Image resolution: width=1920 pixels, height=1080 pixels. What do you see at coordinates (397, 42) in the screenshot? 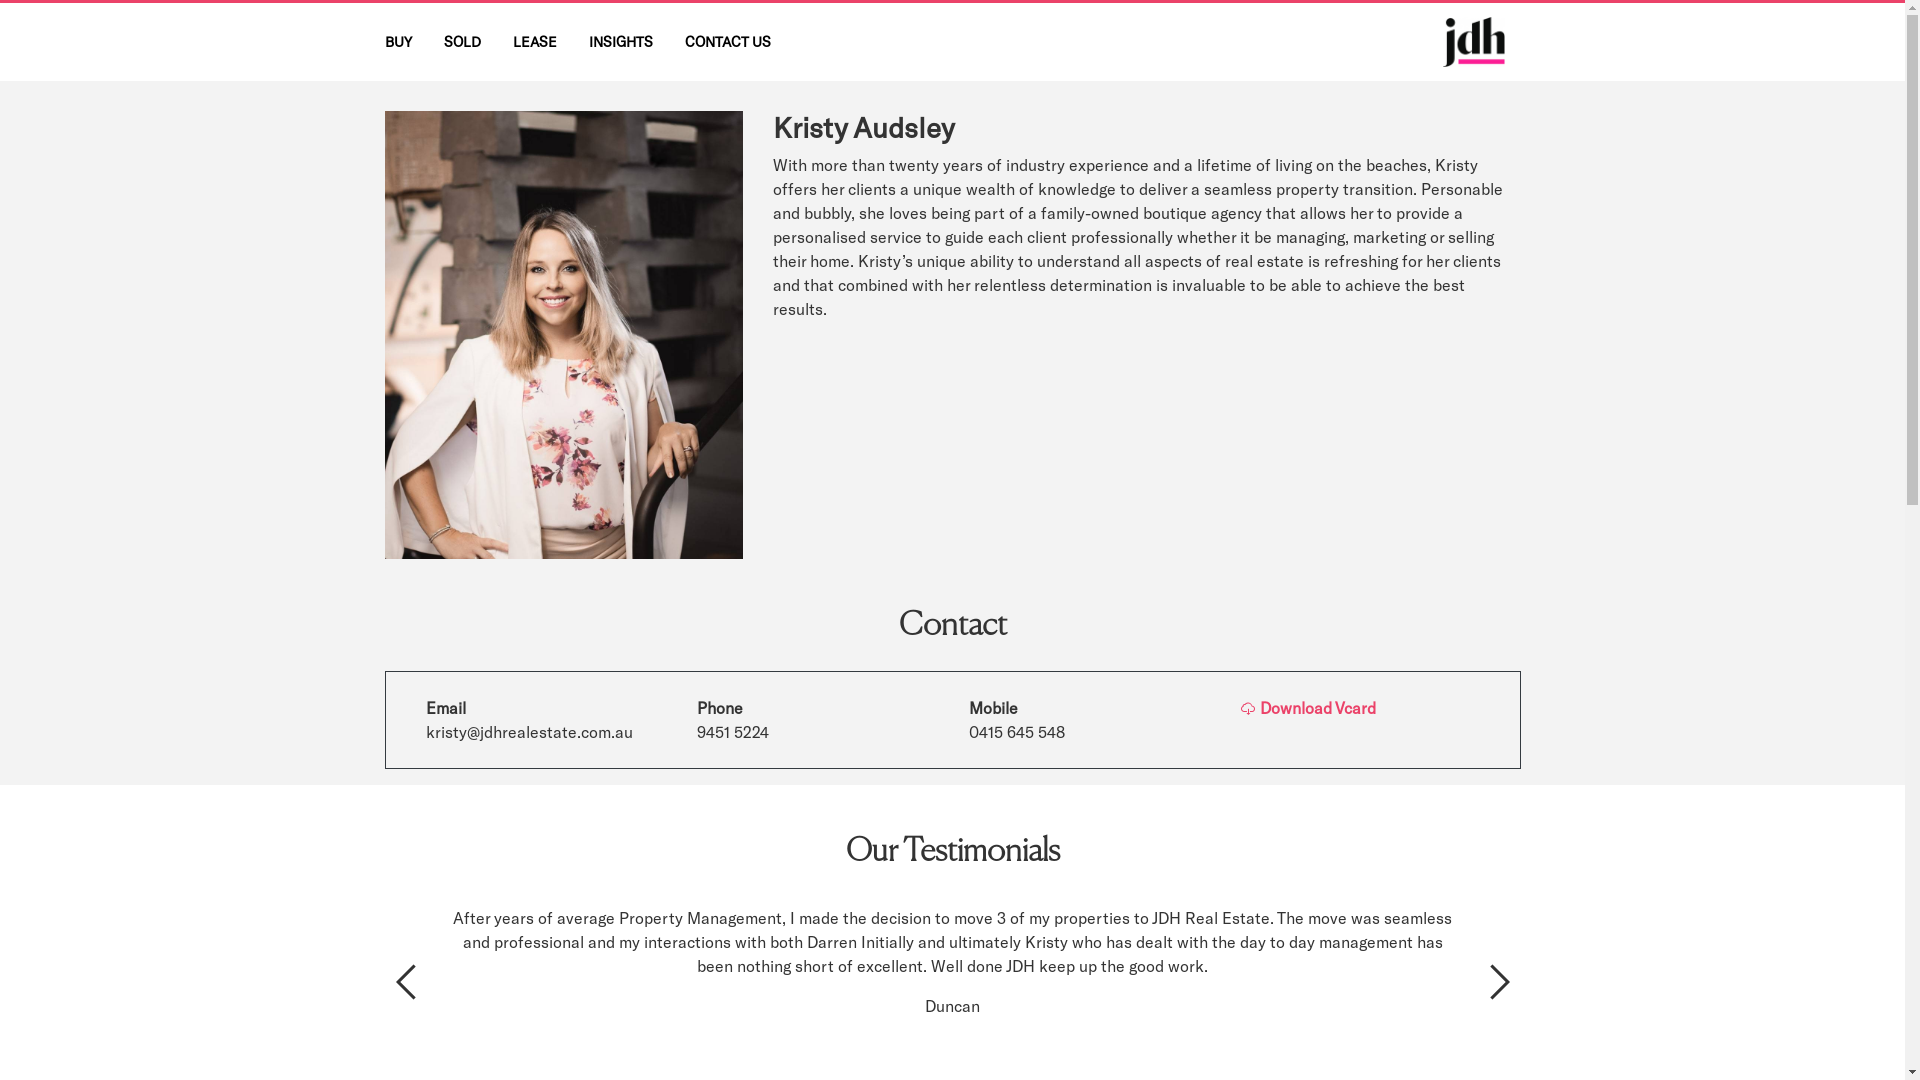
I see `'BUY'` at bounding box center [397, 42].